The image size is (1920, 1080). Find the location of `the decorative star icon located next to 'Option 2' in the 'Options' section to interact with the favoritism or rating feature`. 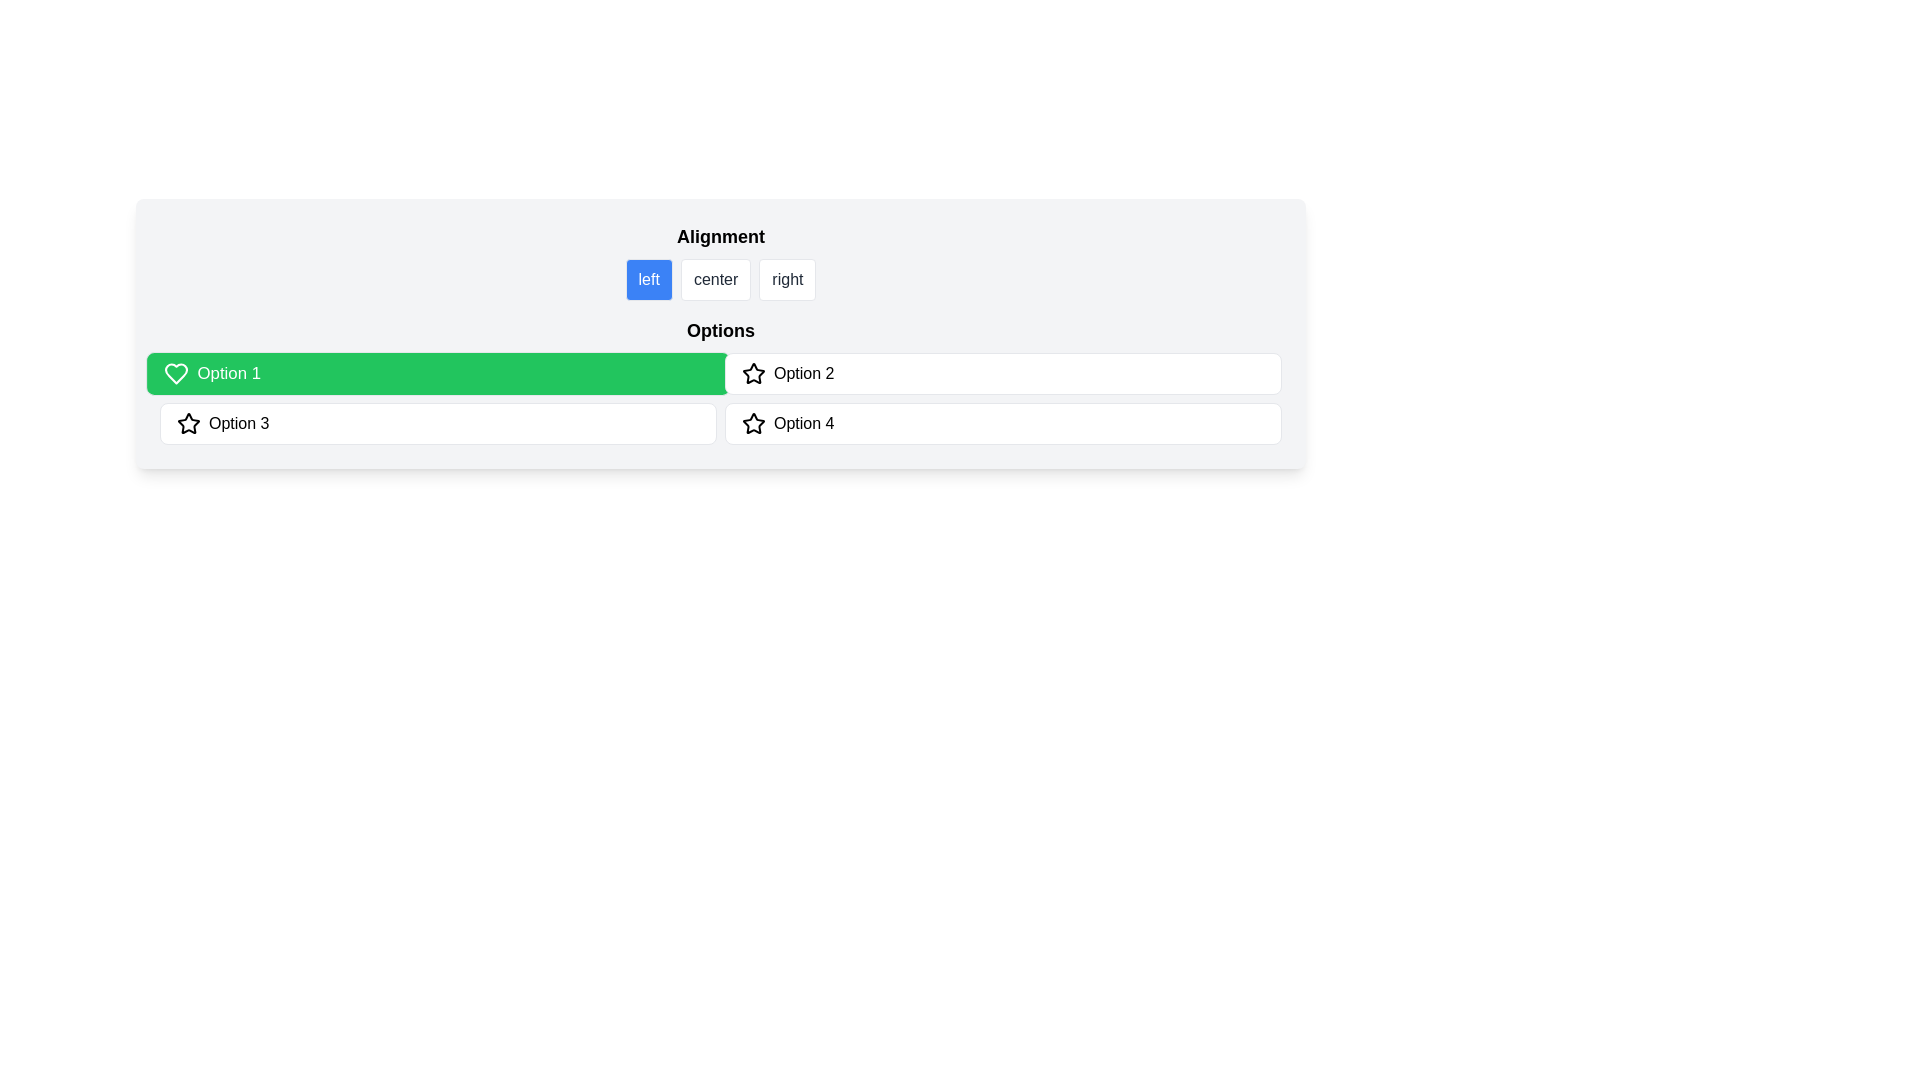

the decorative star icon located next to 'Option 2' in the 'Options' section to interact with the favoritism or rating feature is located at coordinates (752, 373).